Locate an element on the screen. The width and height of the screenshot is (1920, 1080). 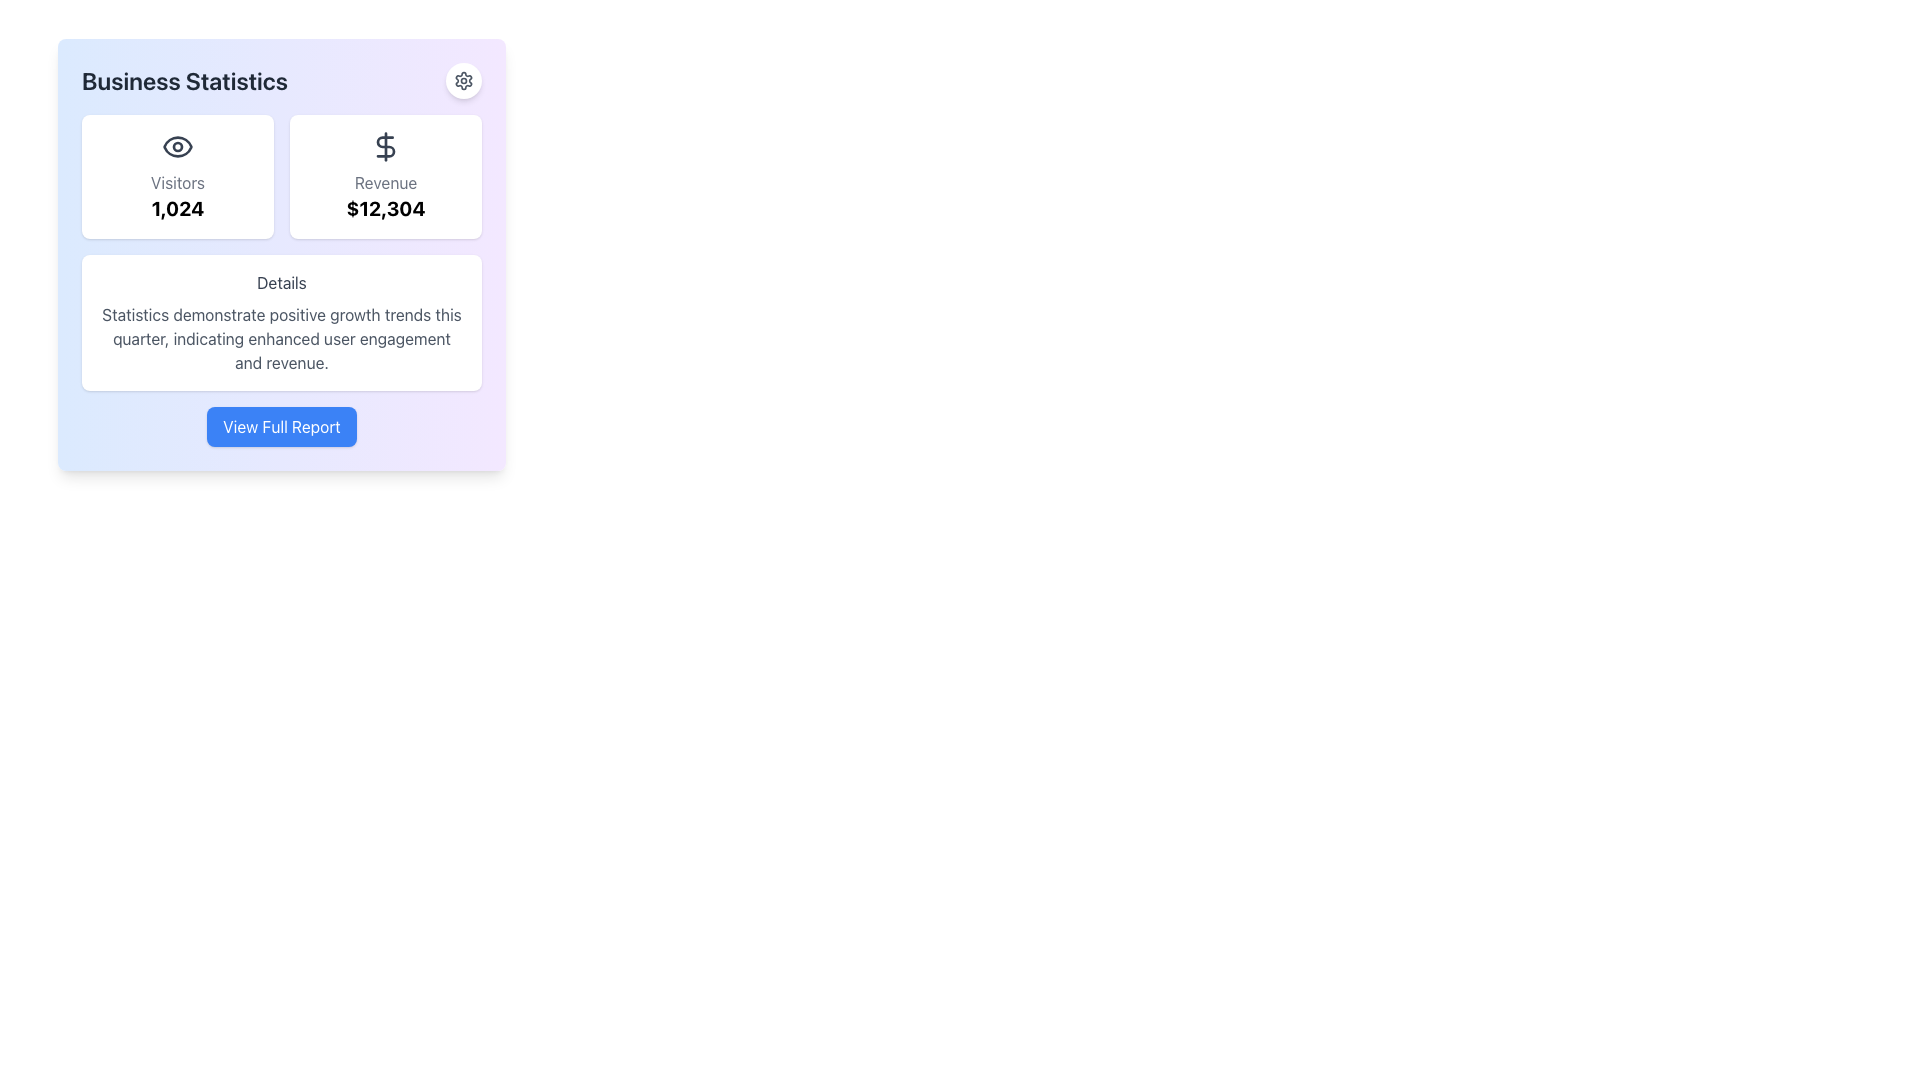
the financial icon located on the right side of the layout, above the text labeled 'Revenue $12,304' is located at coordinates (385, 145).